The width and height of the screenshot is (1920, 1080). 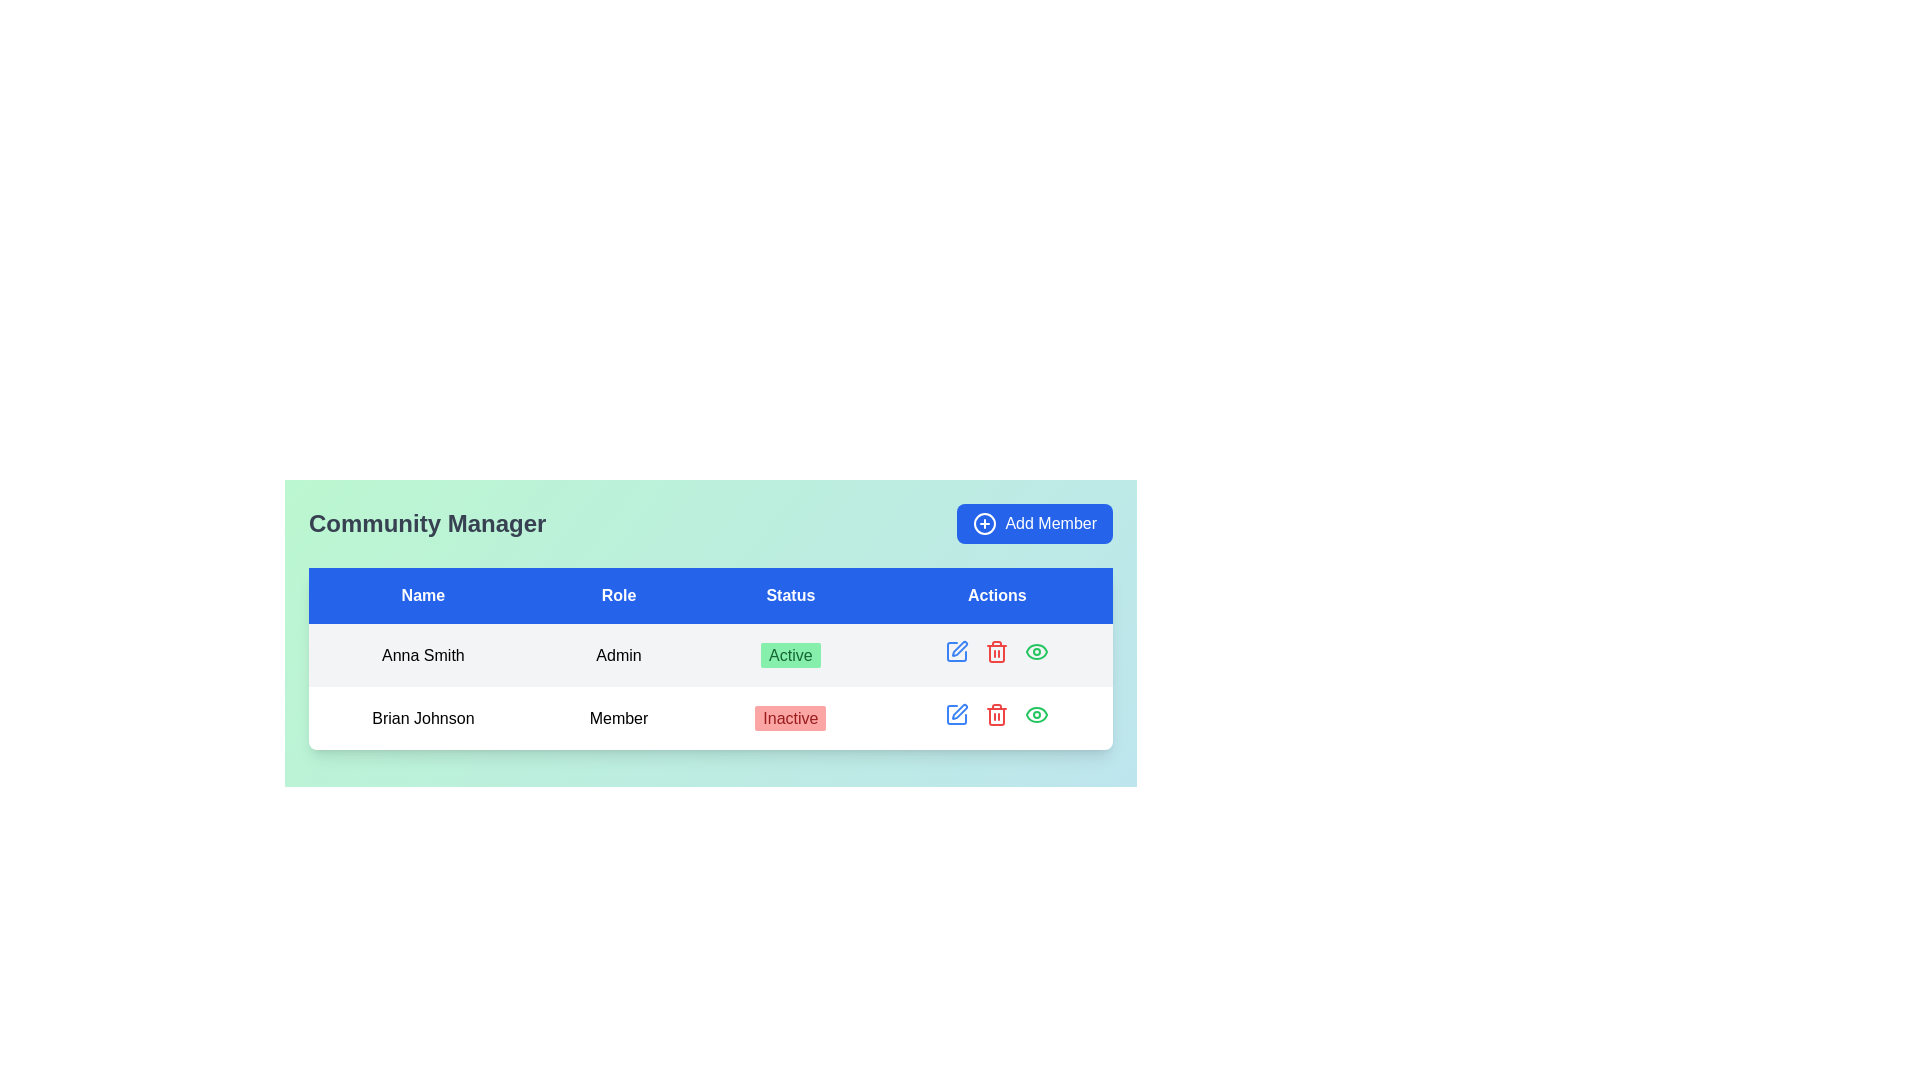 I want to click on the static text label indicating the role of 'Brian Johnson' in the second column under the 'Role' heading of the table, so click(x=618, y=717).